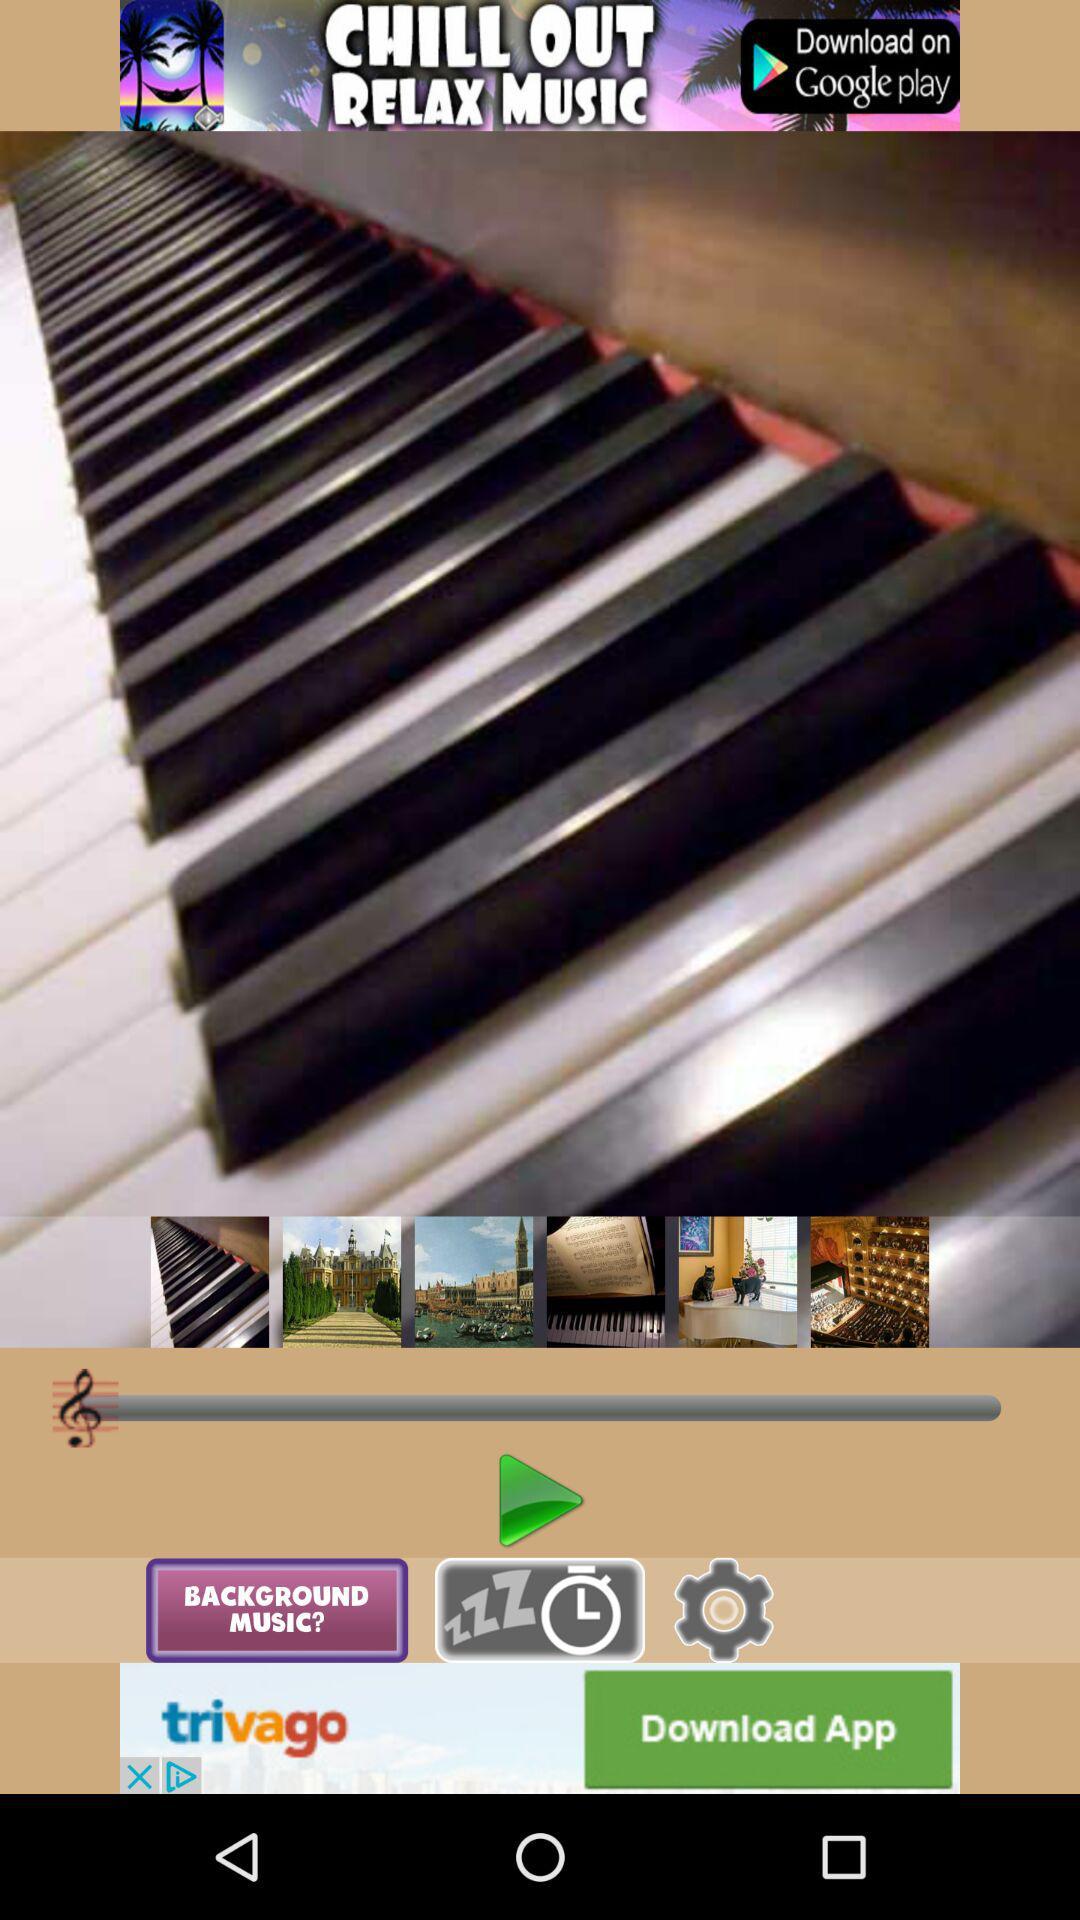  What do you see at coordinates (540, 1610) in the screenshot?
I see `snooze option` at bounding box center [540, 1610].